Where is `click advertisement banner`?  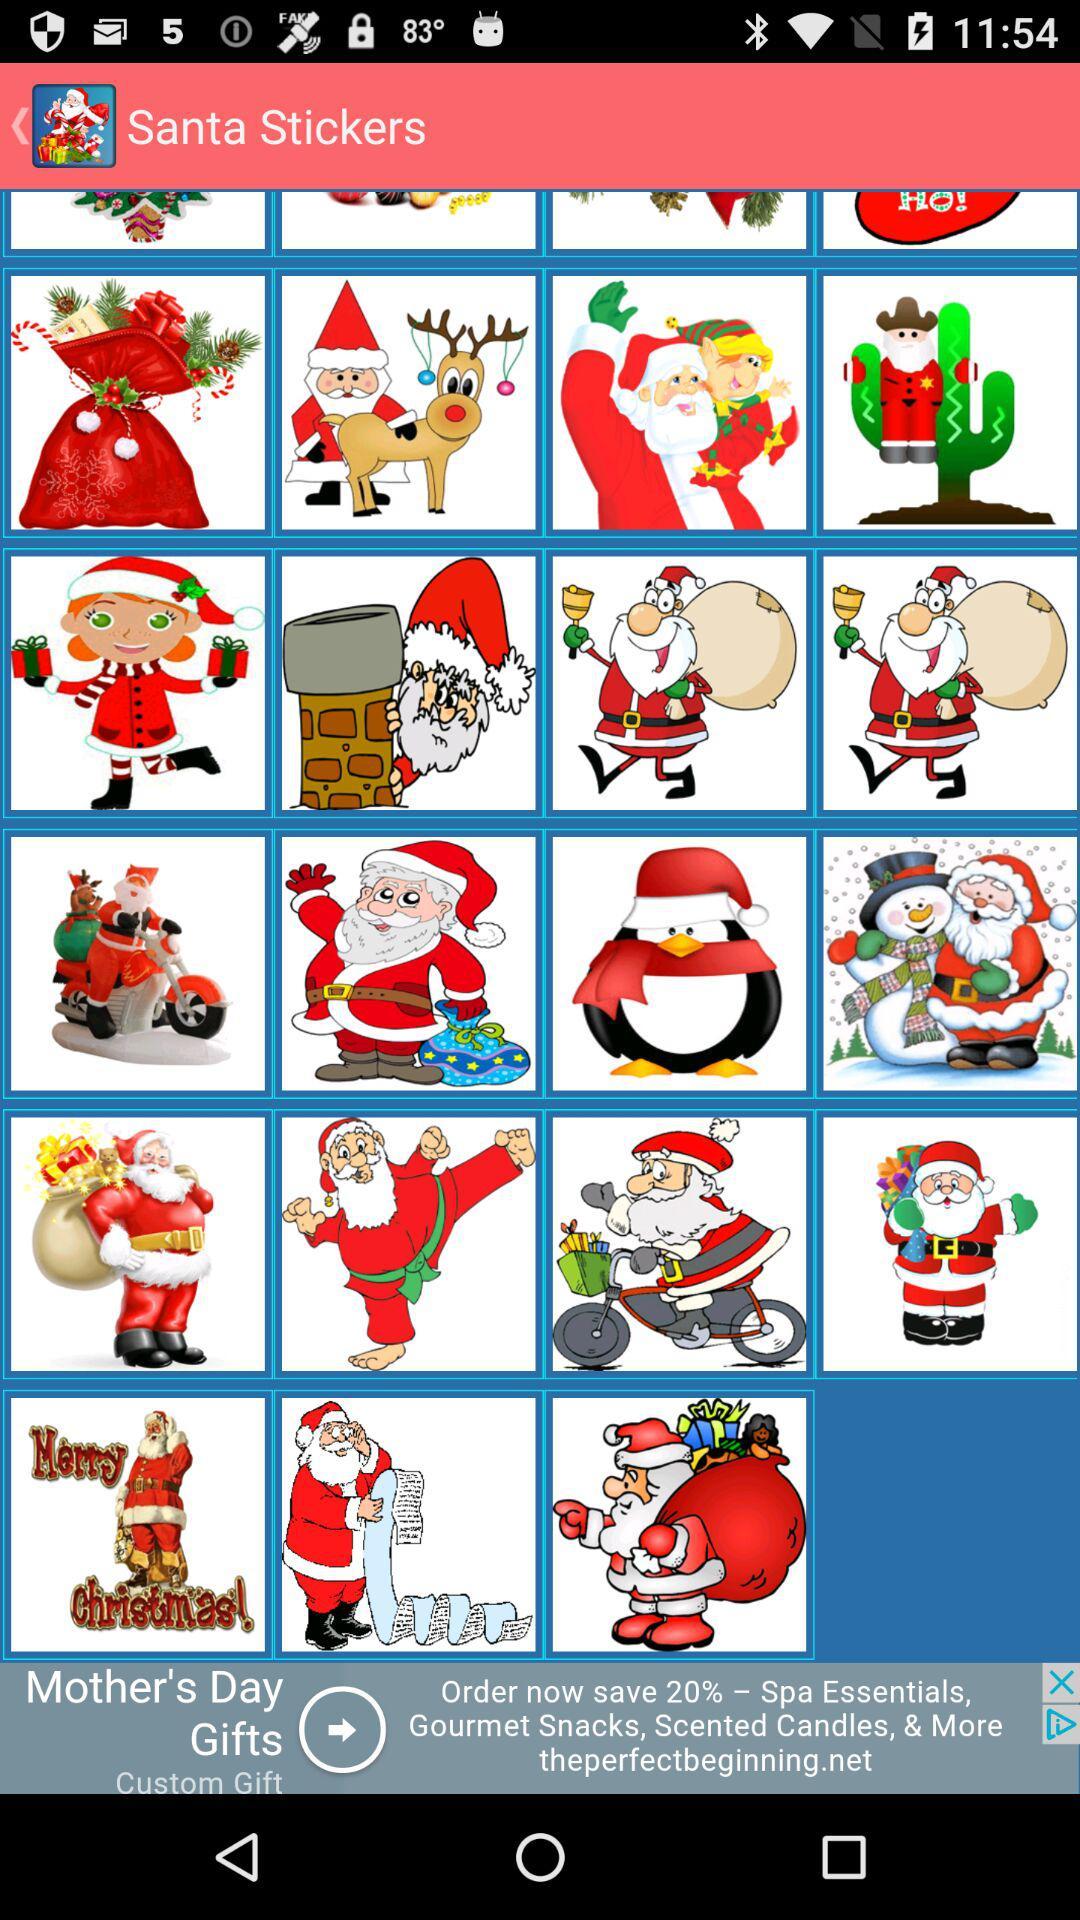
click advertisement banner is located at coordinates (540, 1727).